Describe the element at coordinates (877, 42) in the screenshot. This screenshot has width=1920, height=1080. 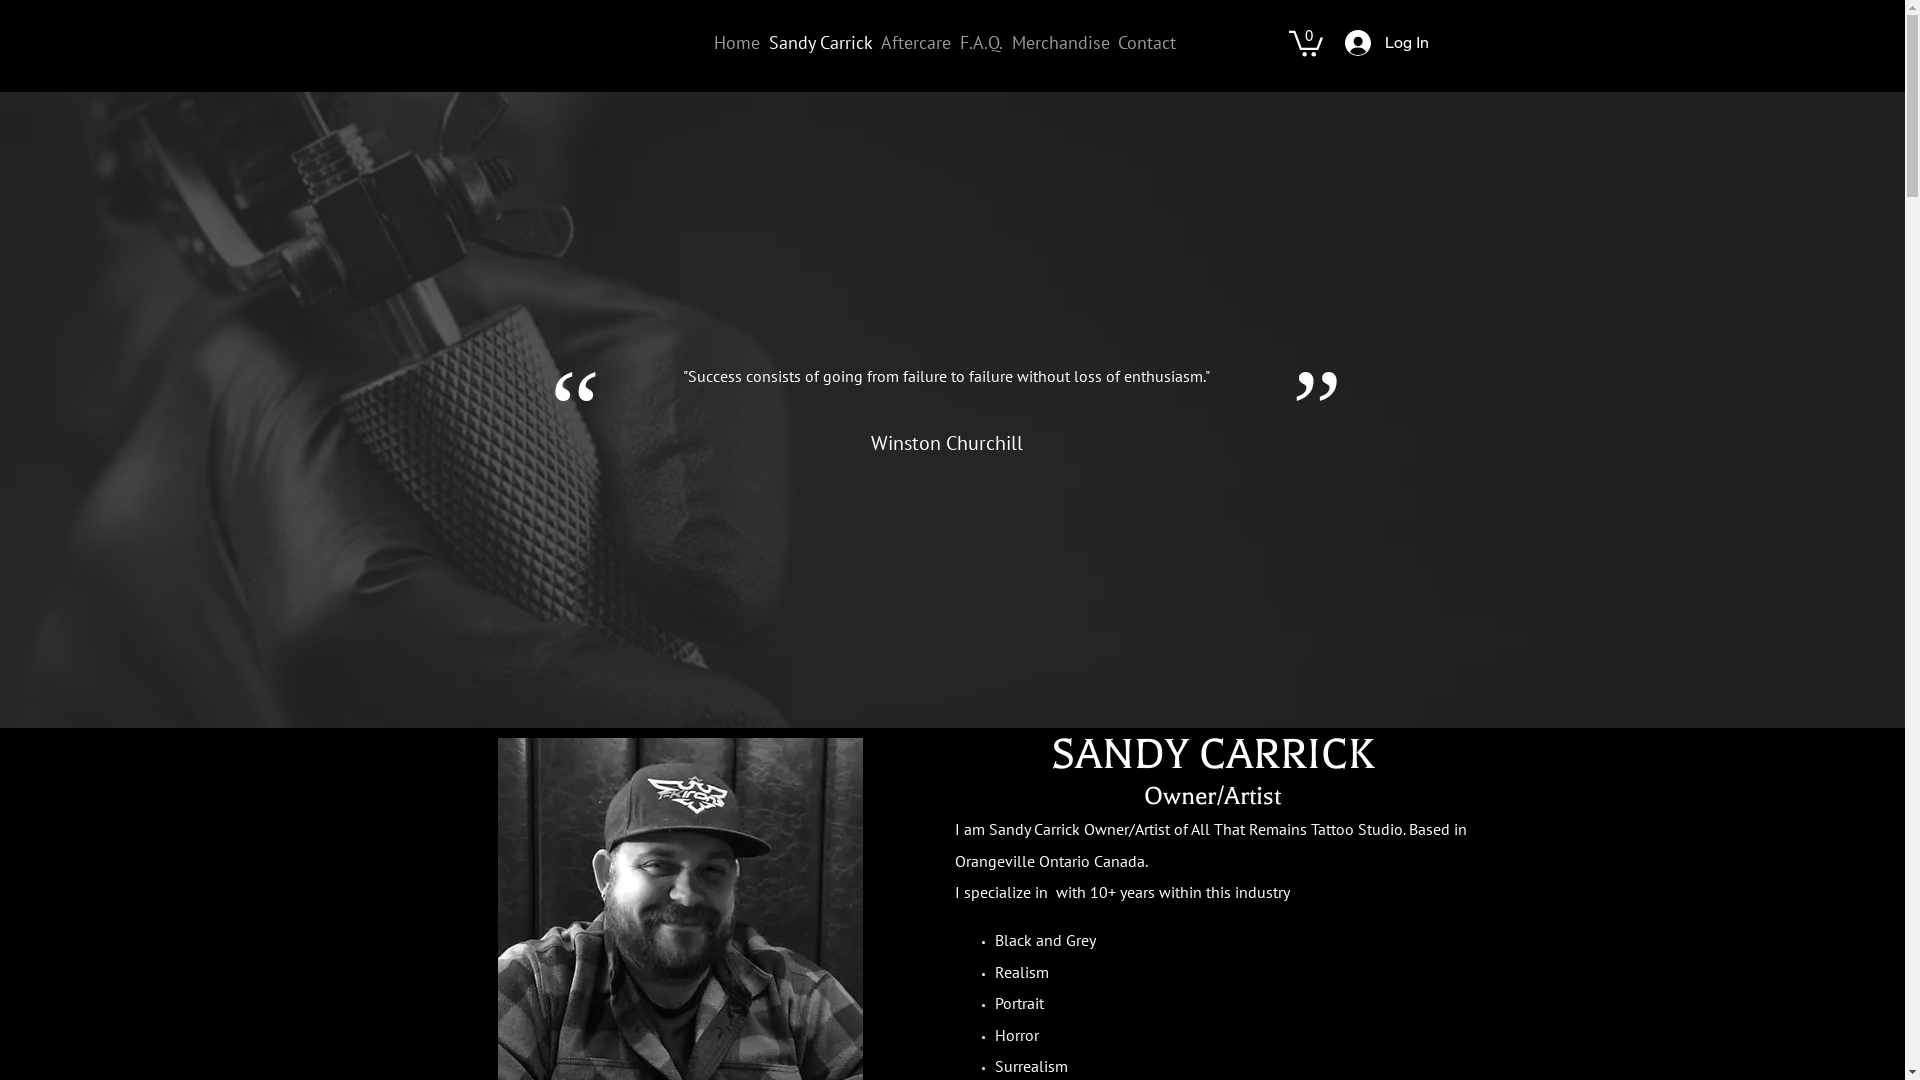
I see `'Aftercare'` at that location.